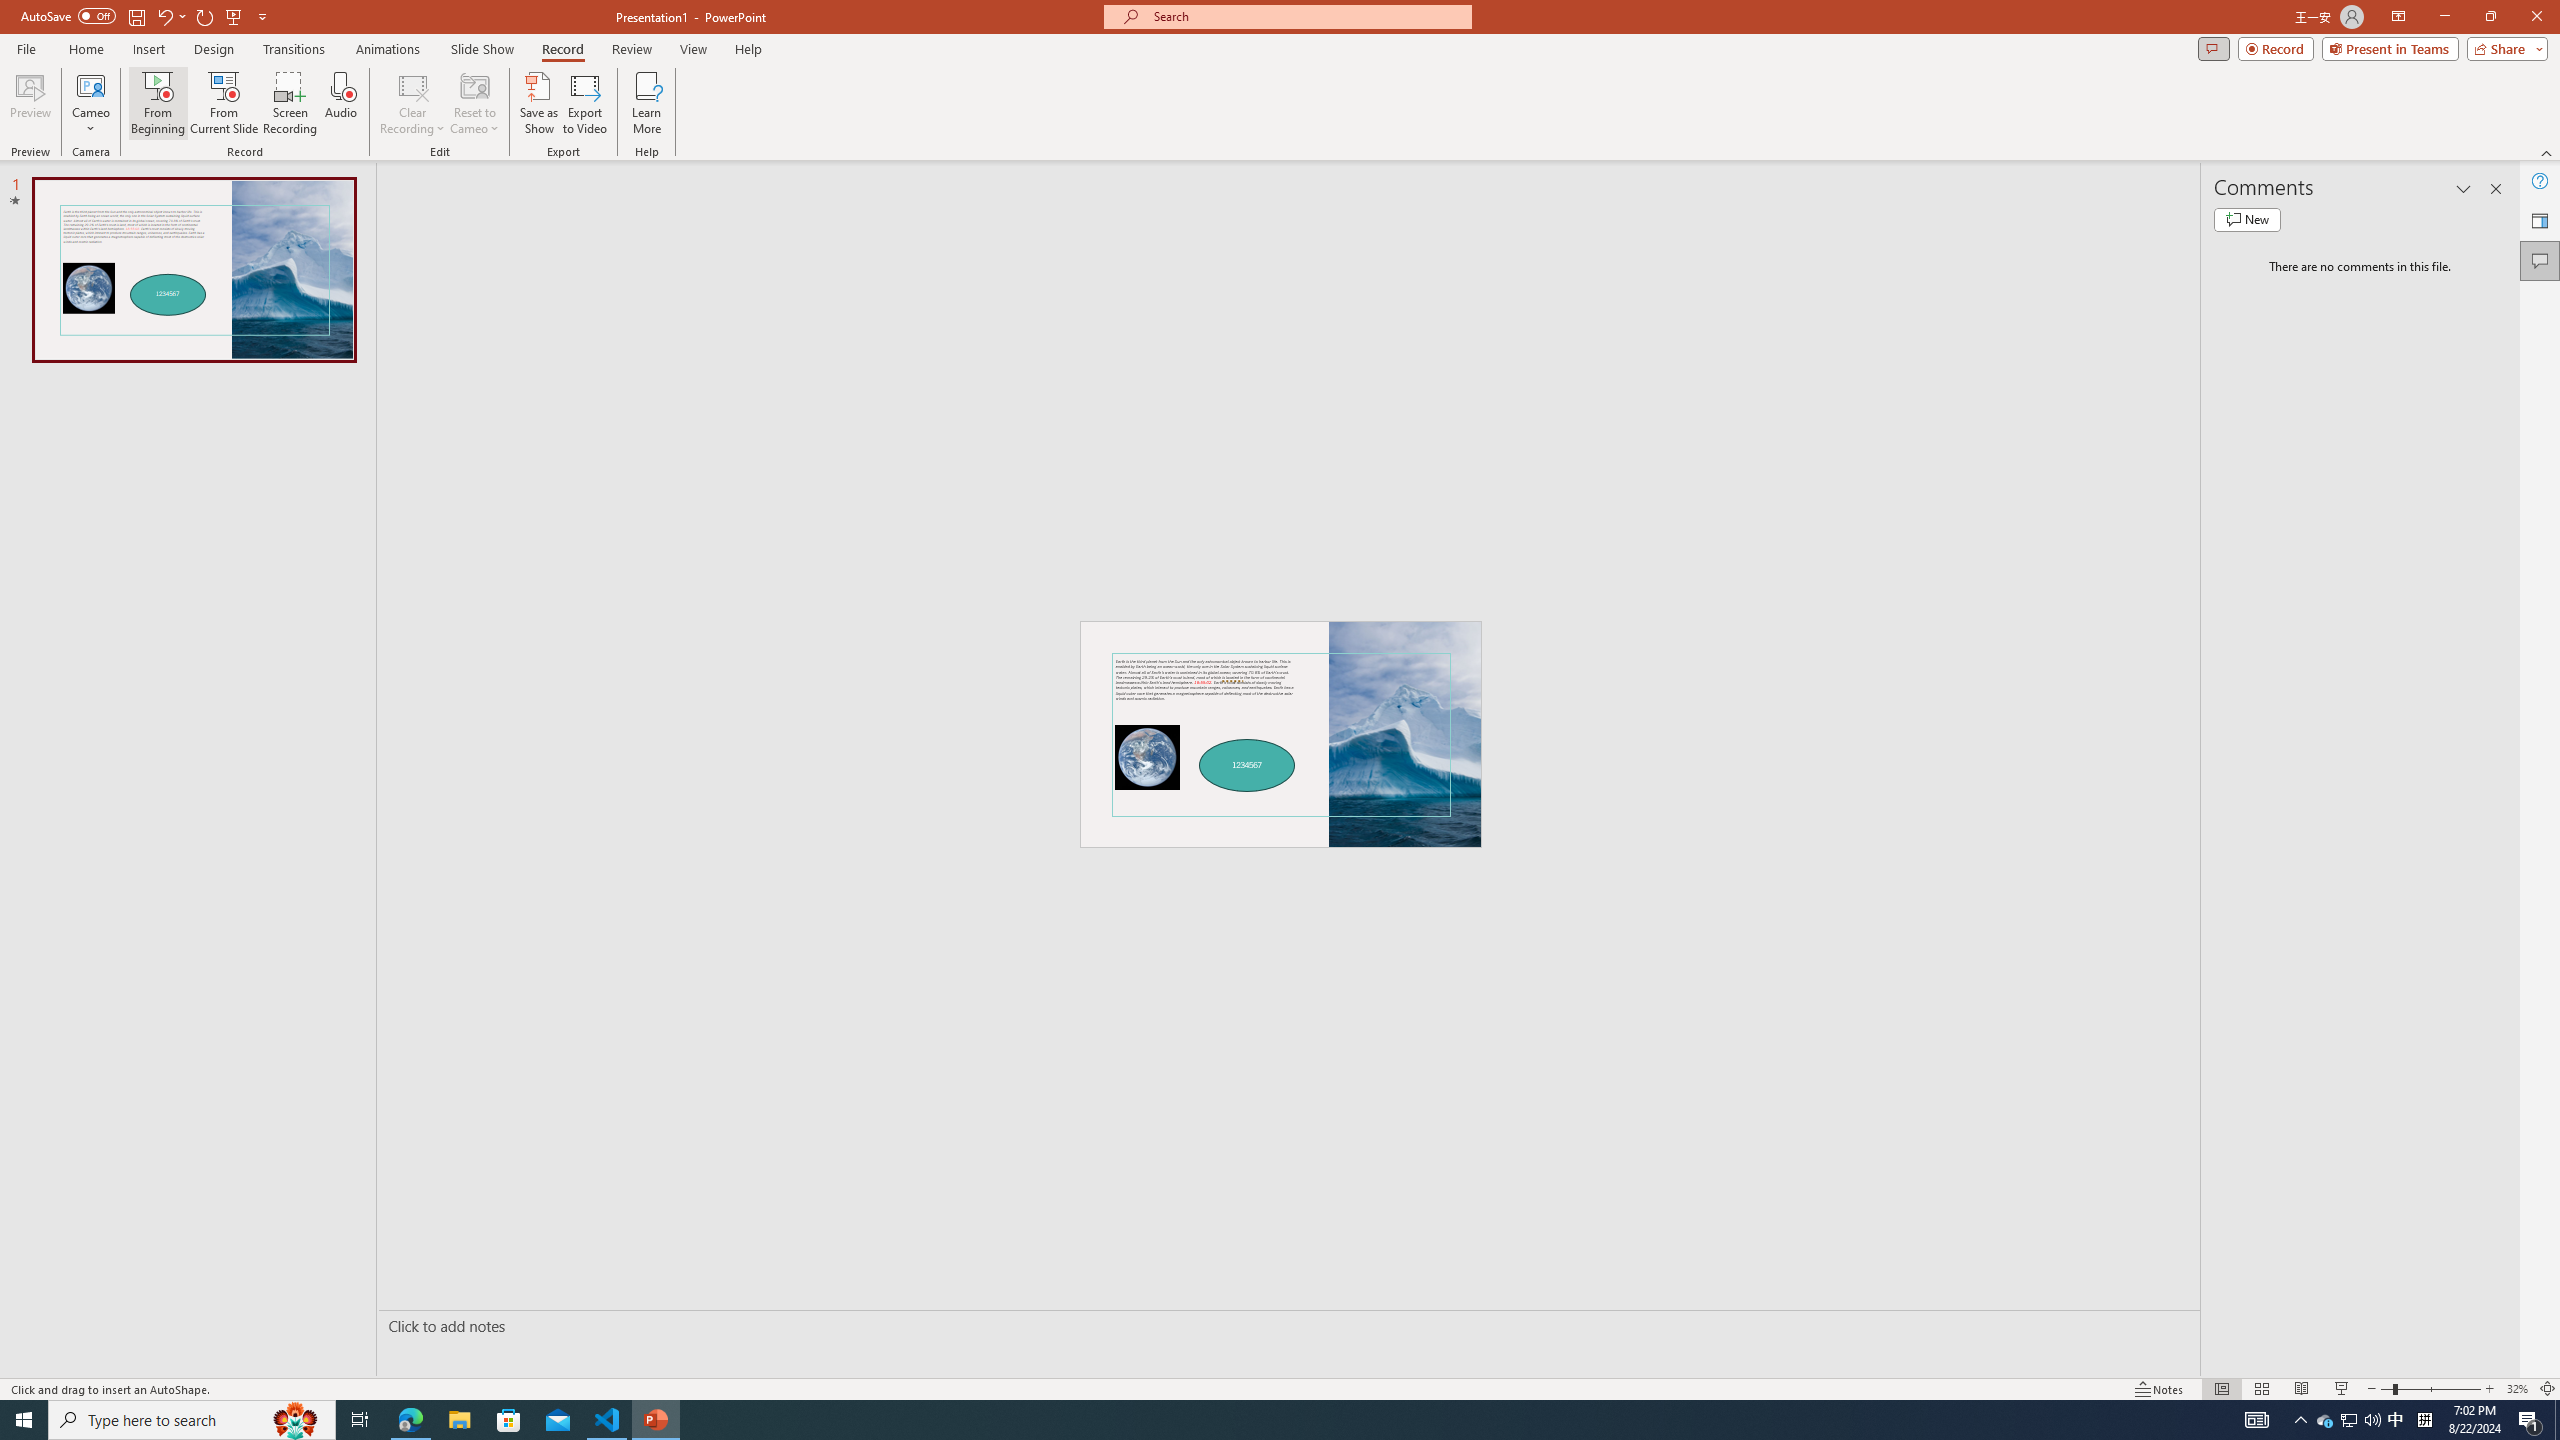 This screenshot has width=2560, height=1440. Describe the element at coordinates (2539, 221) in the screenshot. I see `'Feedback to Microsoft'` at that location.